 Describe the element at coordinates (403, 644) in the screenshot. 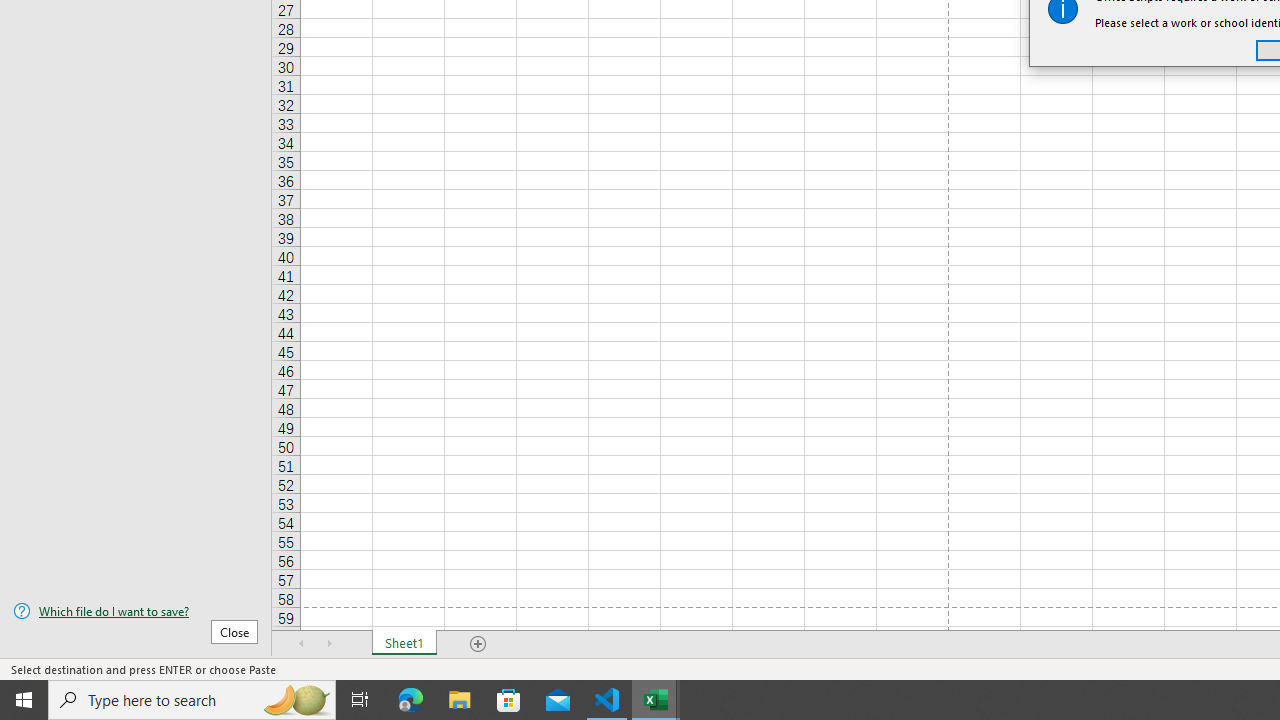

I see `'Sheet1'` at that location.